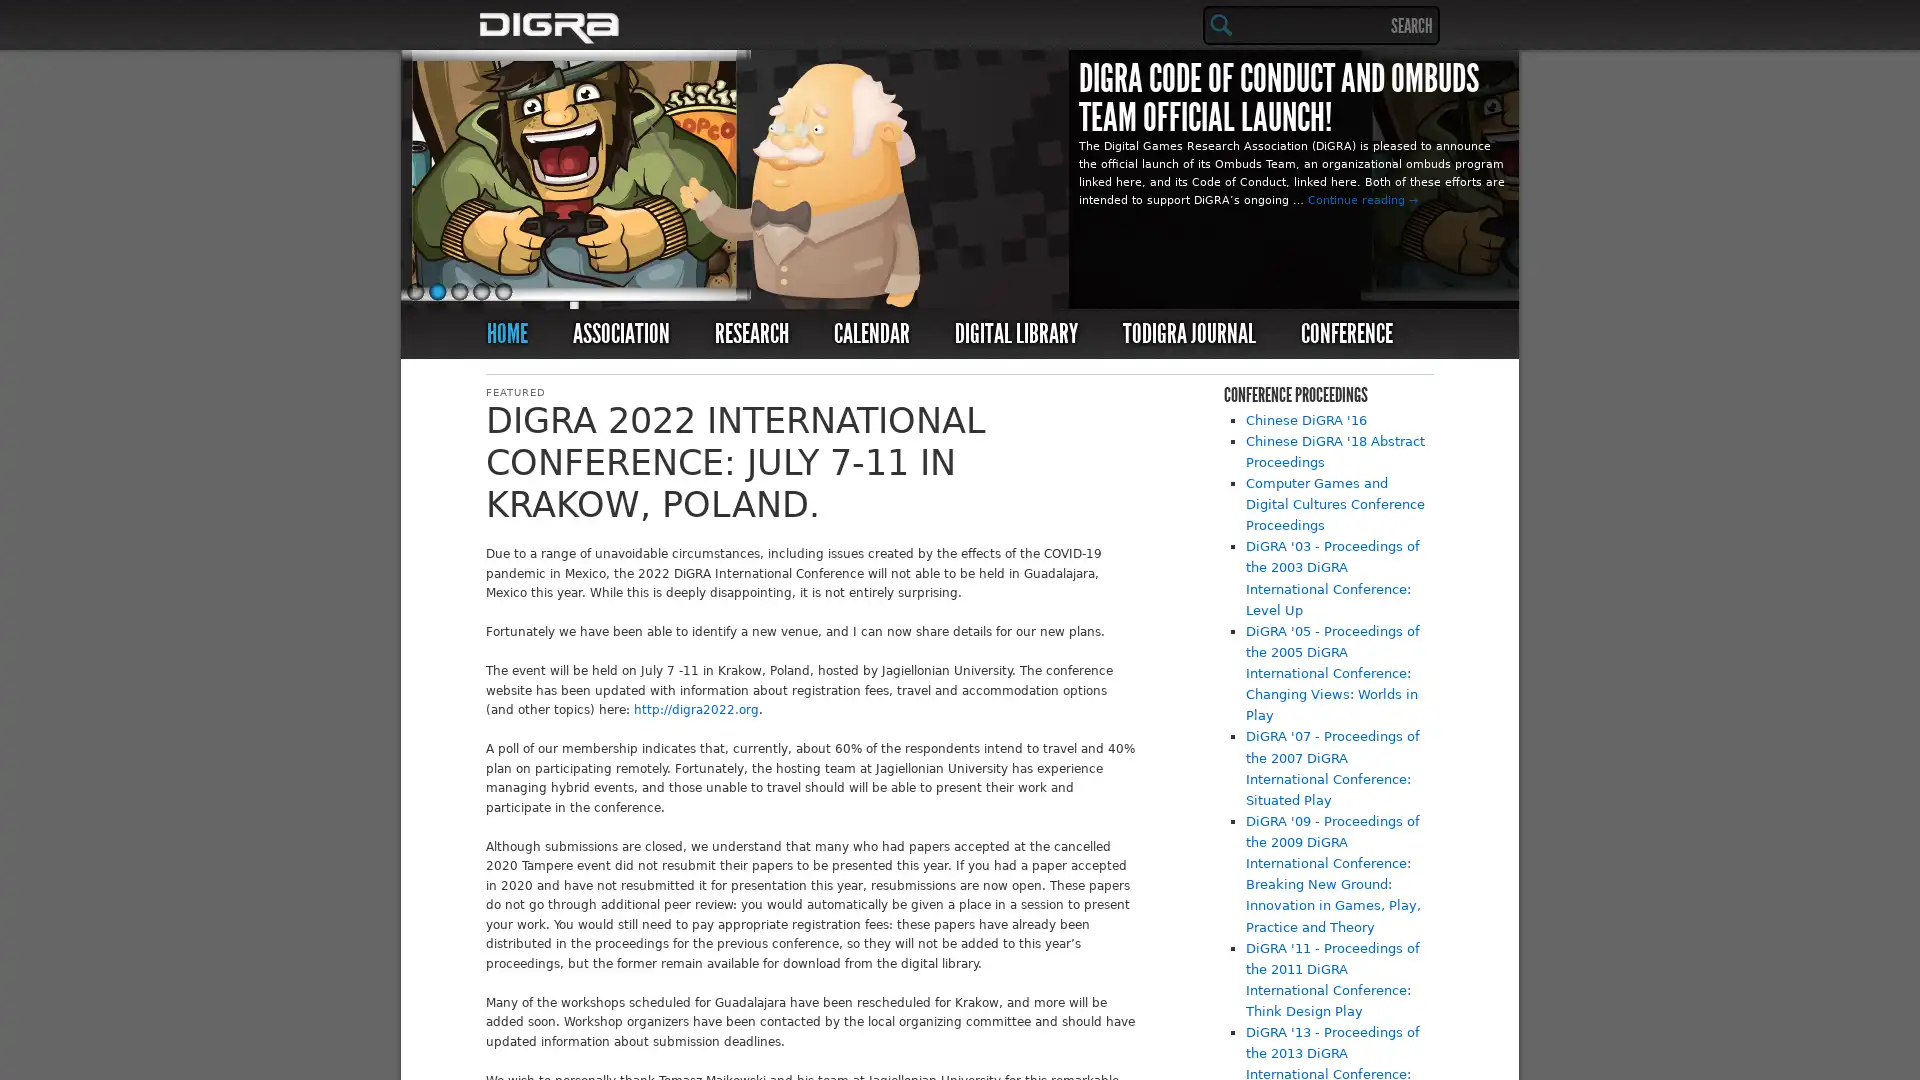 This screenshot has height=1080, width=1920. I want to click on Search, so click(1220, 25).